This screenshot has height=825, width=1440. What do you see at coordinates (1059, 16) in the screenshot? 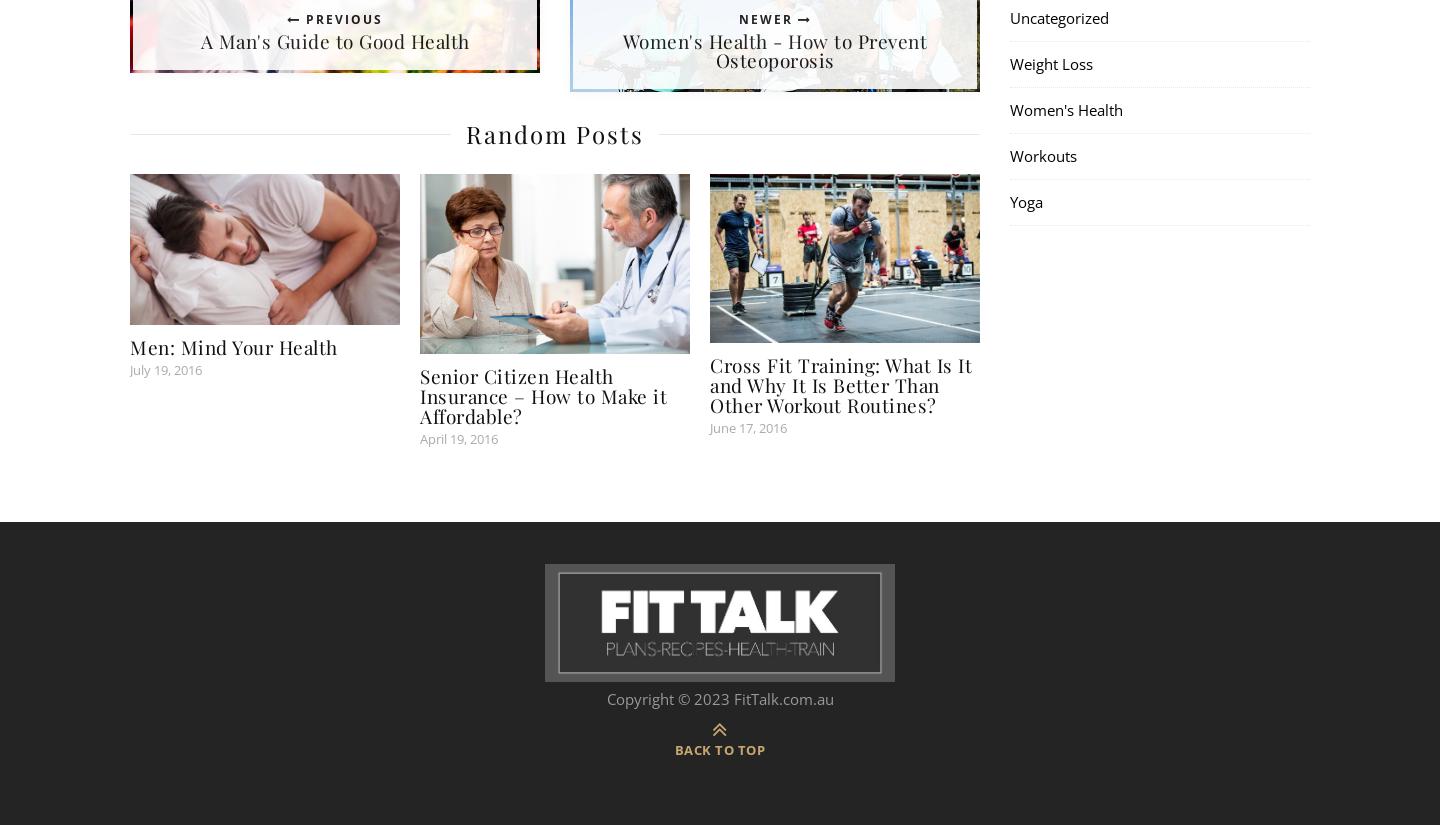
I see `'Uncategorized'` at bounding box center [1059, 16].